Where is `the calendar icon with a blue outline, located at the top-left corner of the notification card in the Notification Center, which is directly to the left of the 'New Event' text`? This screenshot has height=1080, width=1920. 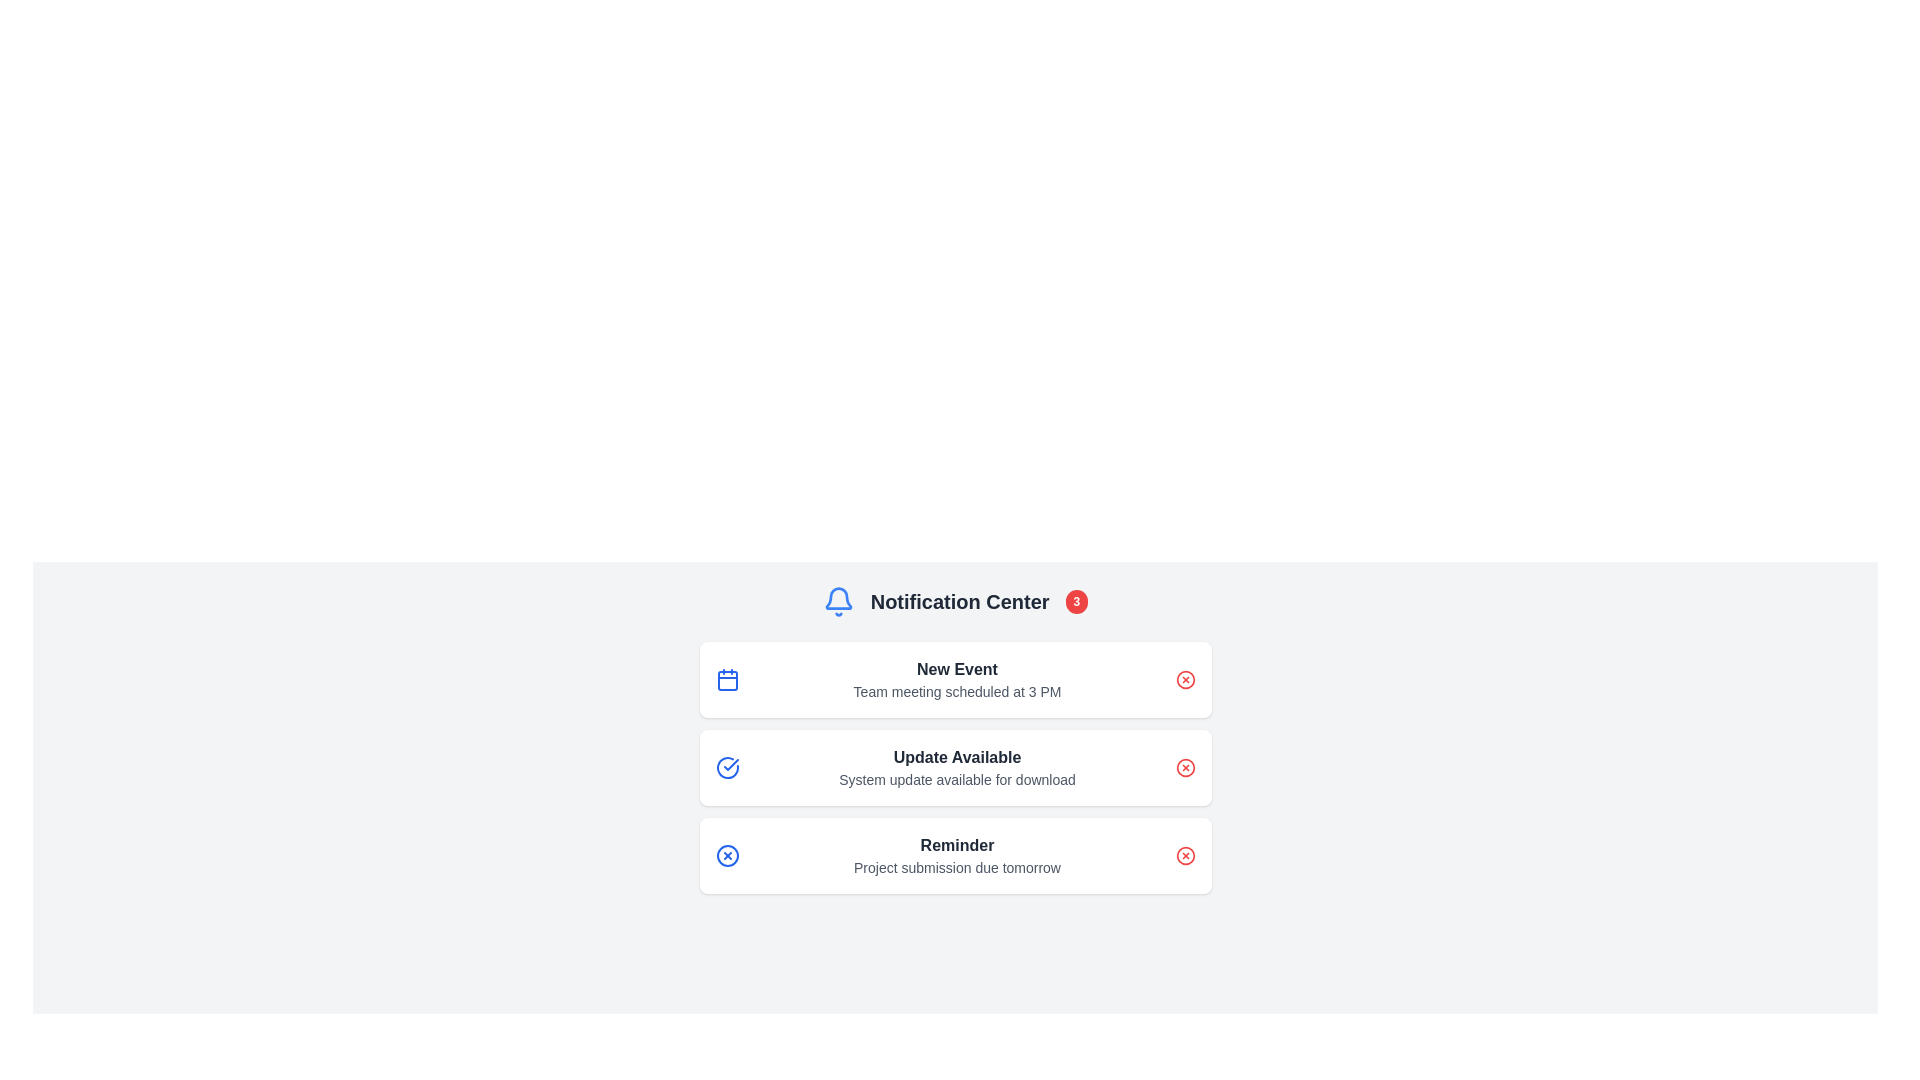 the calendar icon with a blue outline, located at the top-left corner of the notification card in the Notification Center, which is directly to the left of the 'New Event' text is located at coordinates (726, 678).